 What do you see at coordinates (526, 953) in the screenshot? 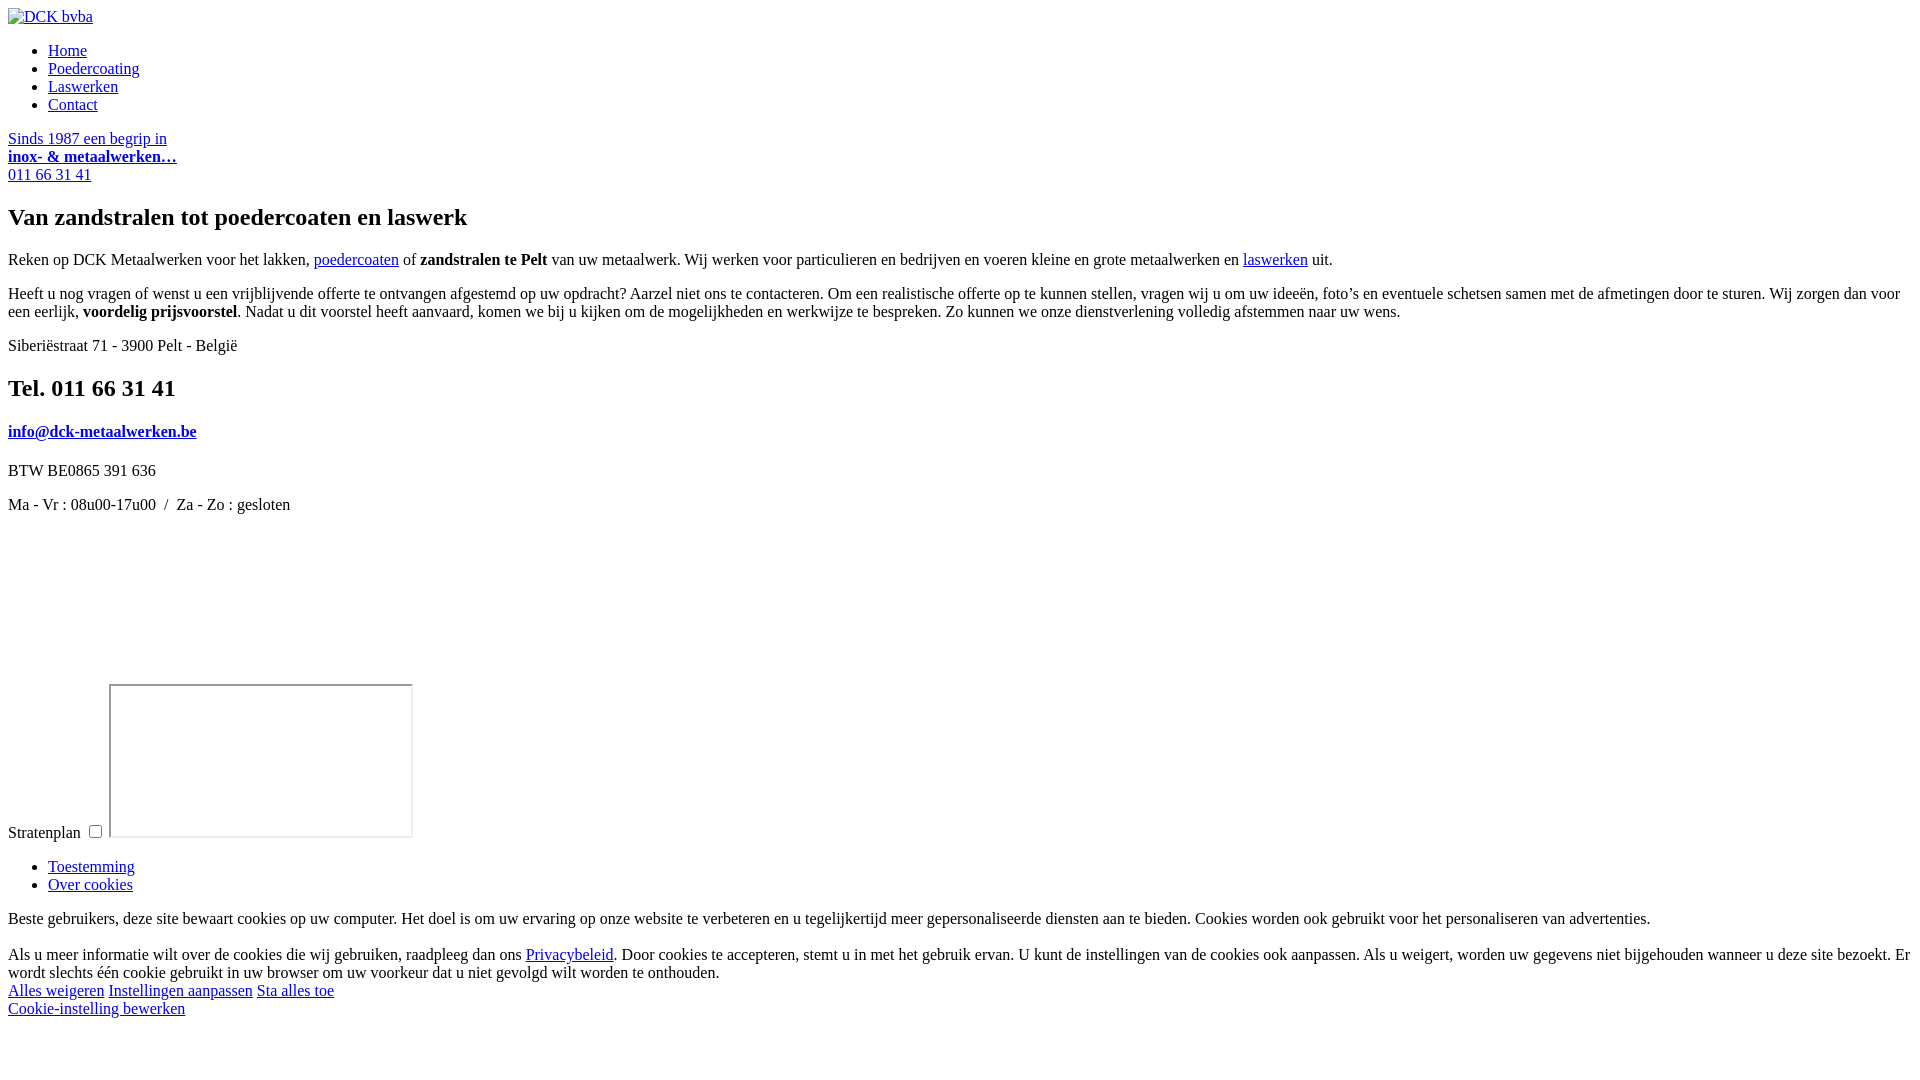
I see `'Privacybeleid'` at bounding box center [526, 953].